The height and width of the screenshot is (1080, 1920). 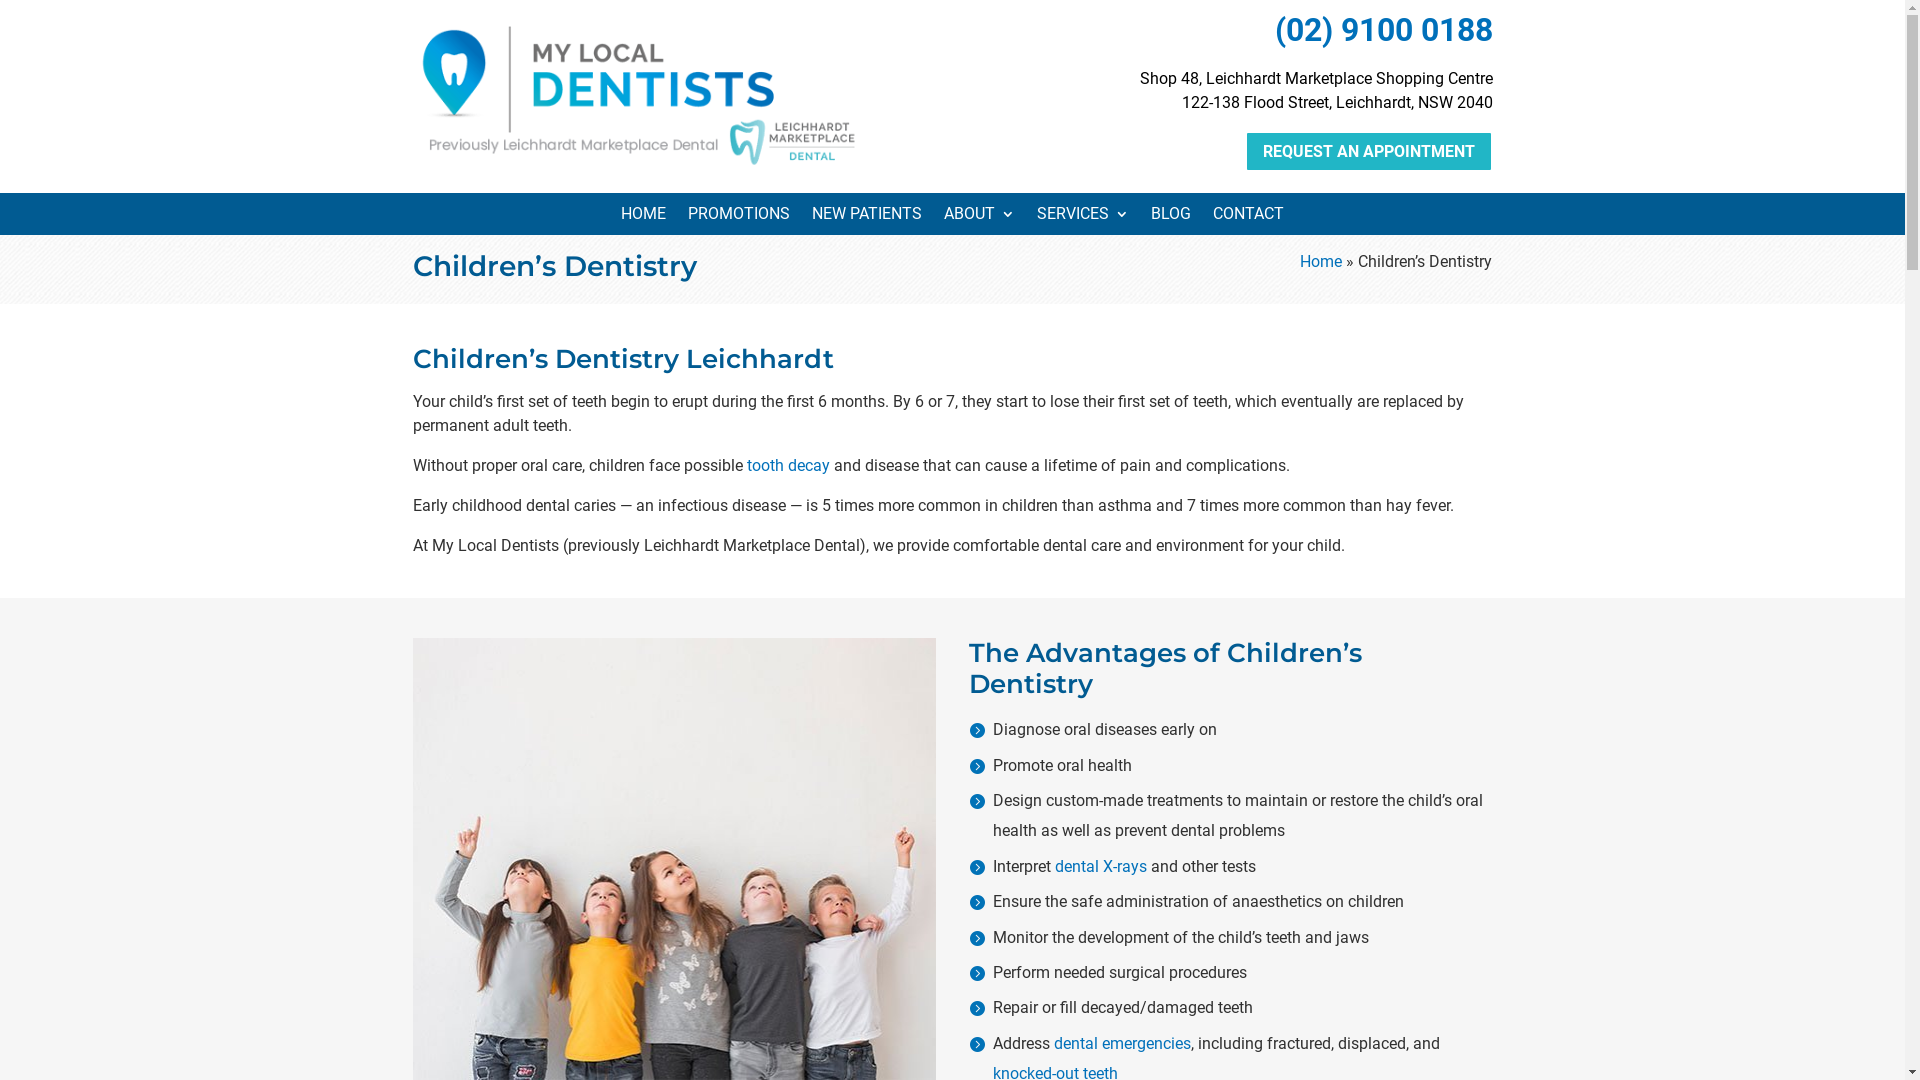 I want to click on 'tooth decay', so click(x=744, y=465).